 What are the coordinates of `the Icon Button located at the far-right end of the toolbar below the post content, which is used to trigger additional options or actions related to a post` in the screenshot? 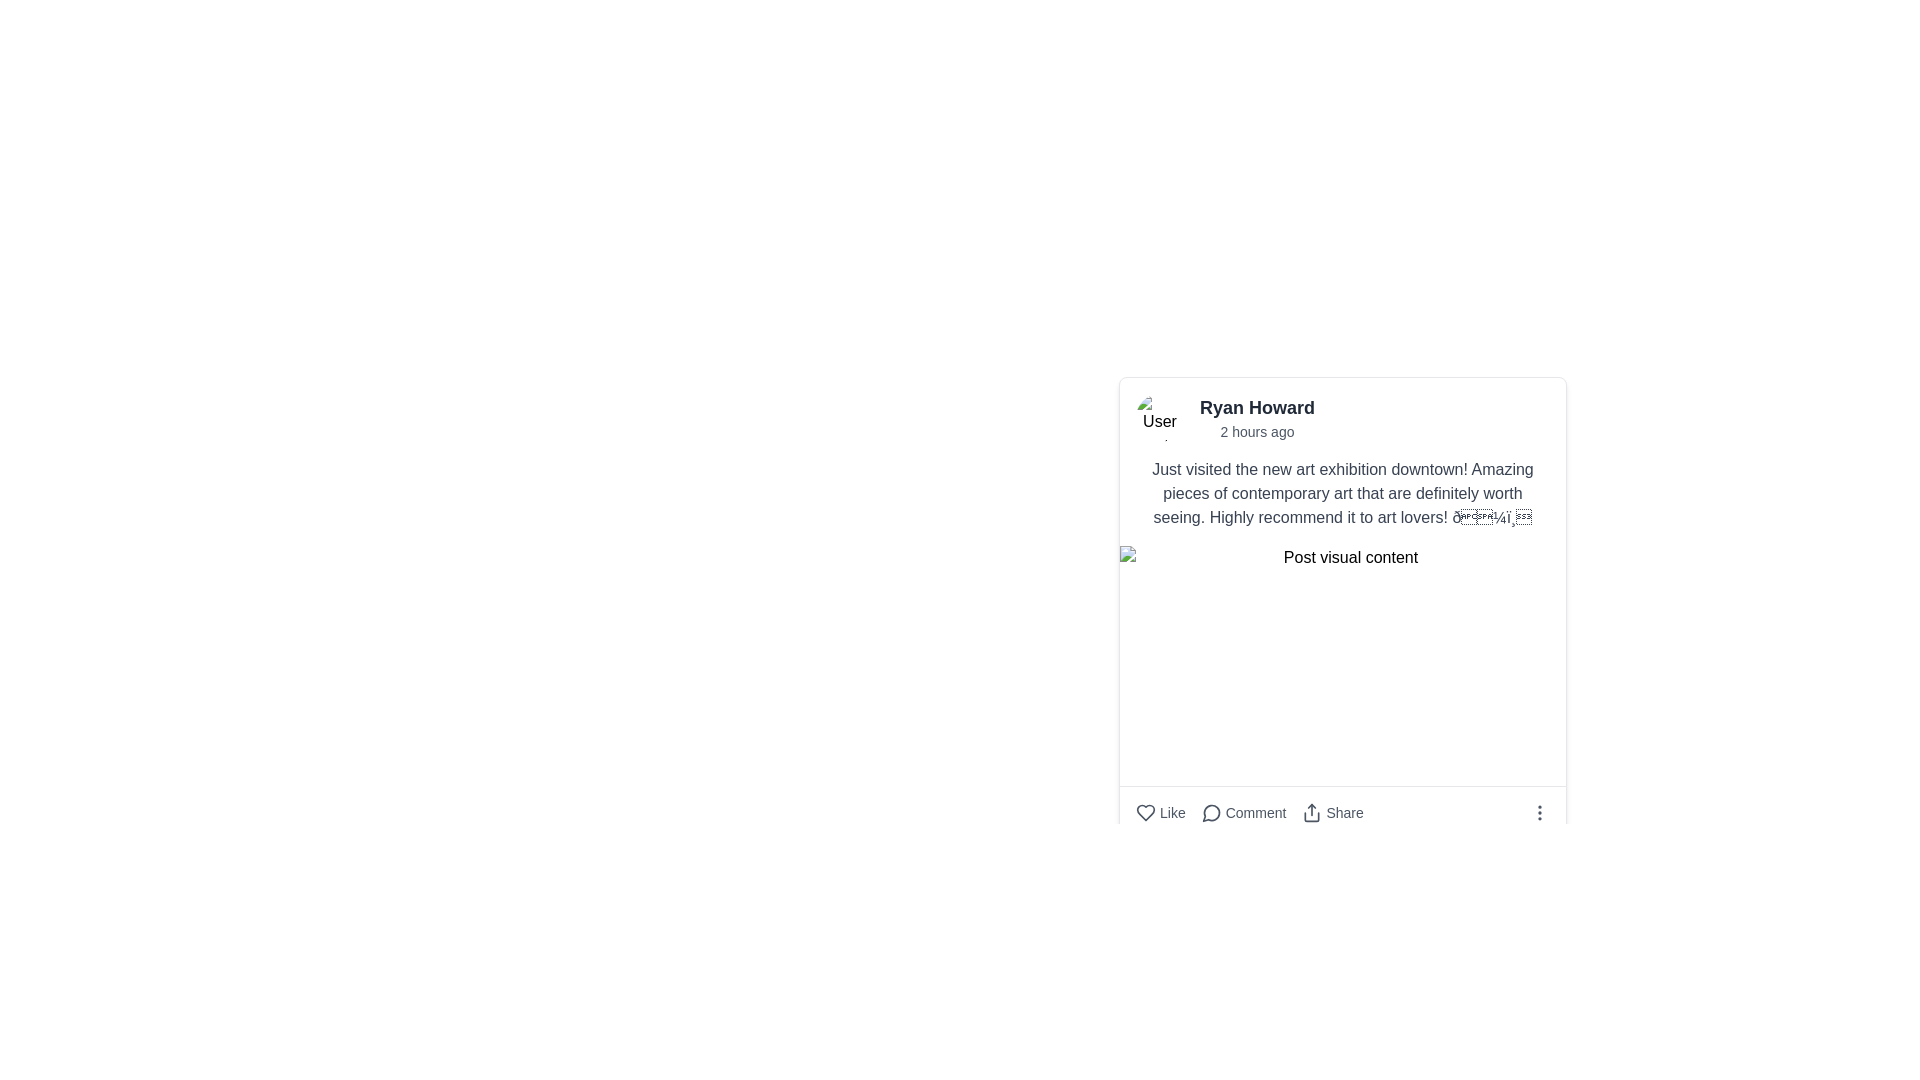 It's located at (1539, 813).